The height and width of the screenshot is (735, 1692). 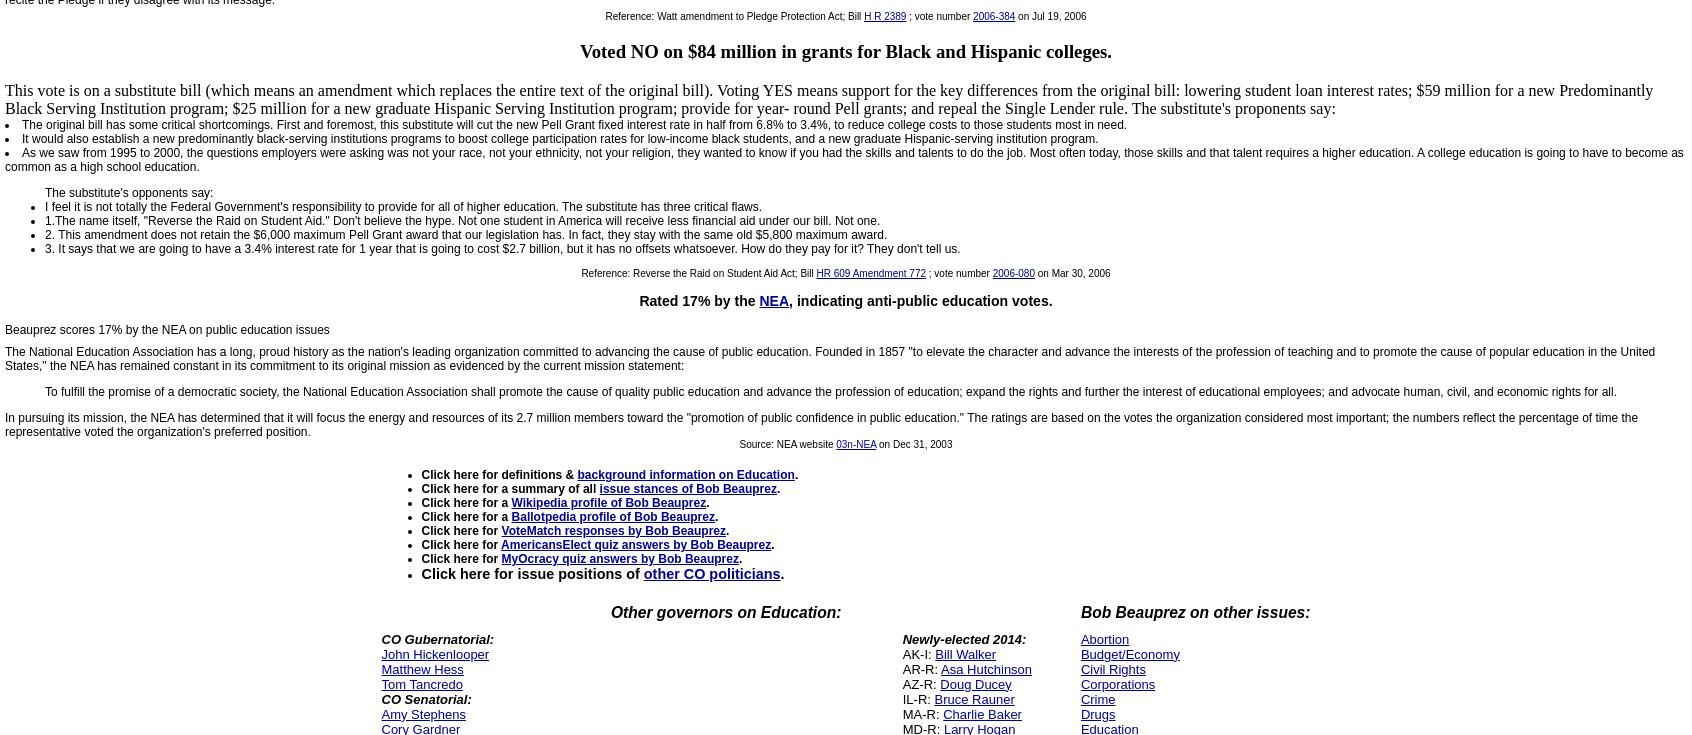 I want to click on 'Ballotpedia profile 
of Bob Beauprez', so click(x=611, y=515).